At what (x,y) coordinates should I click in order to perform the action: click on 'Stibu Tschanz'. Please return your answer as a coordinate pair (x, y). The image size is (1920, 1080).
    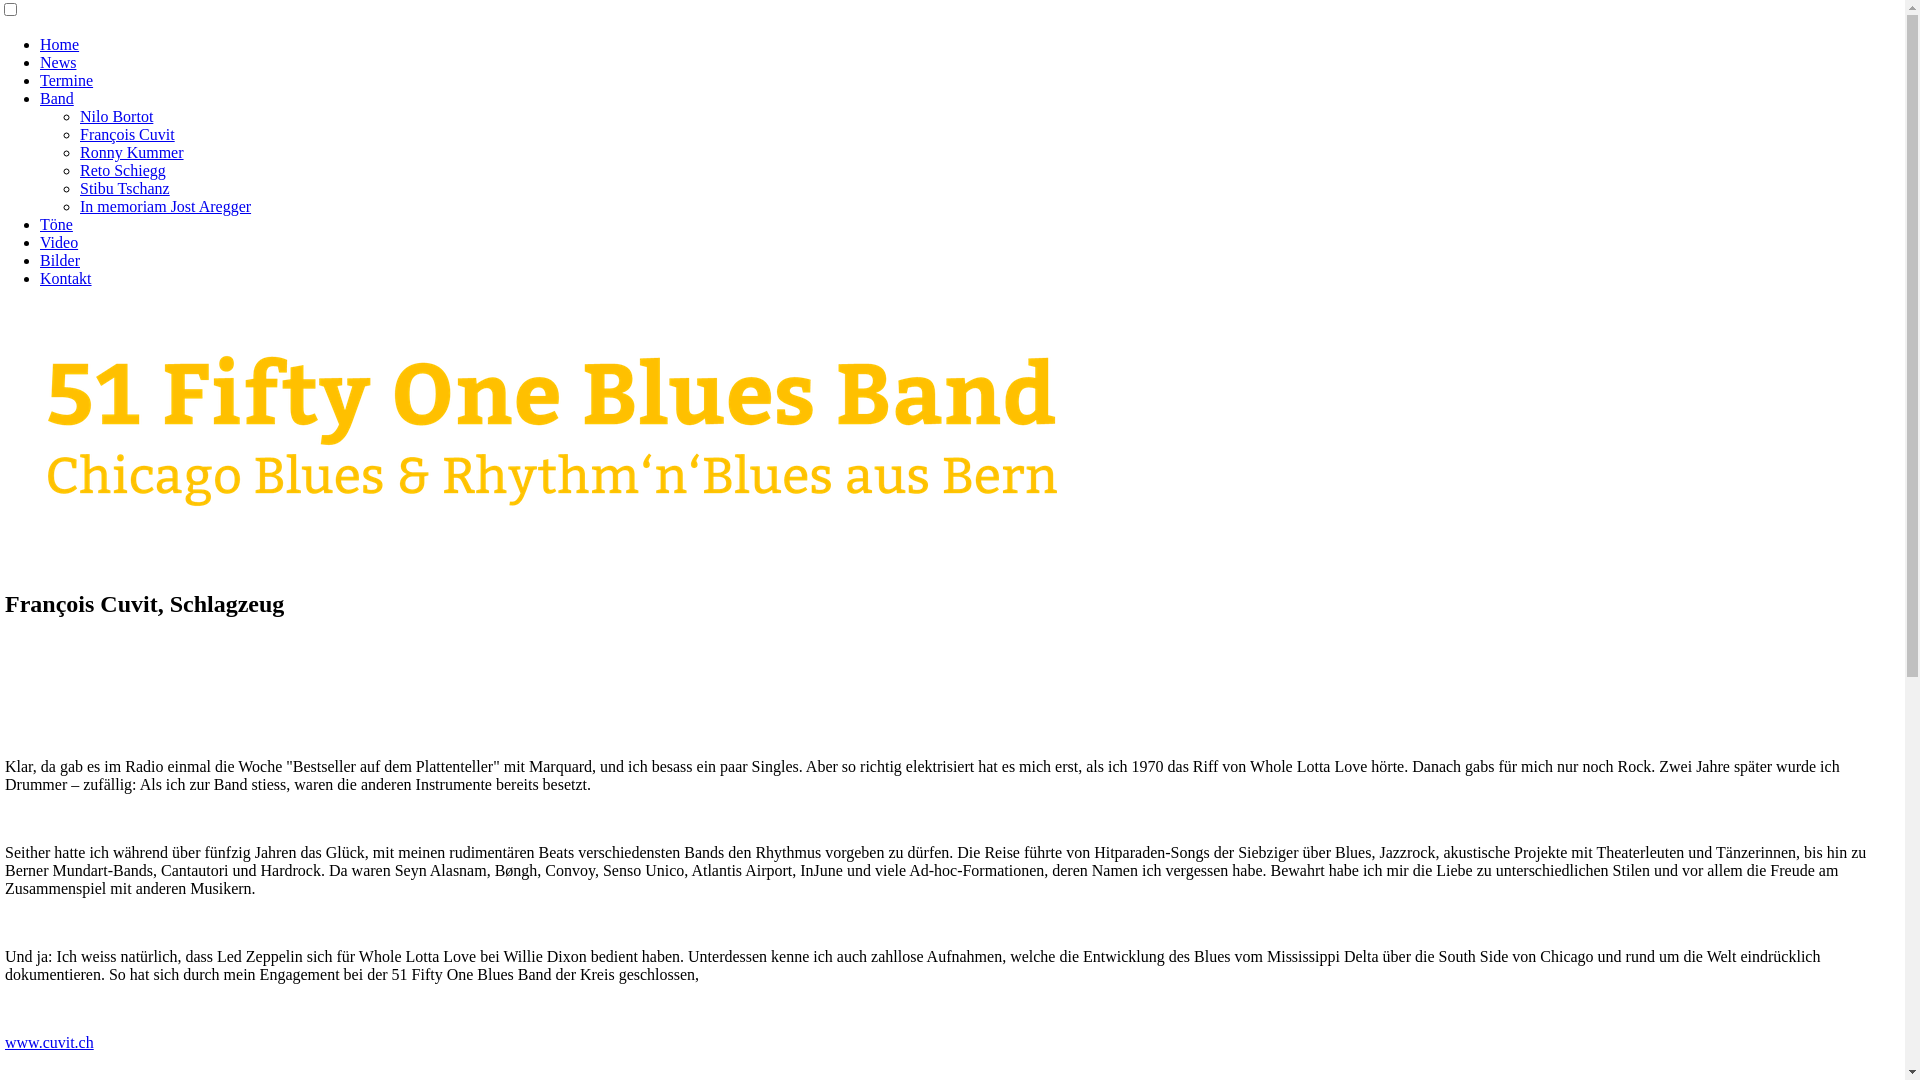
    Looking at the image, I should click on (80, 188).